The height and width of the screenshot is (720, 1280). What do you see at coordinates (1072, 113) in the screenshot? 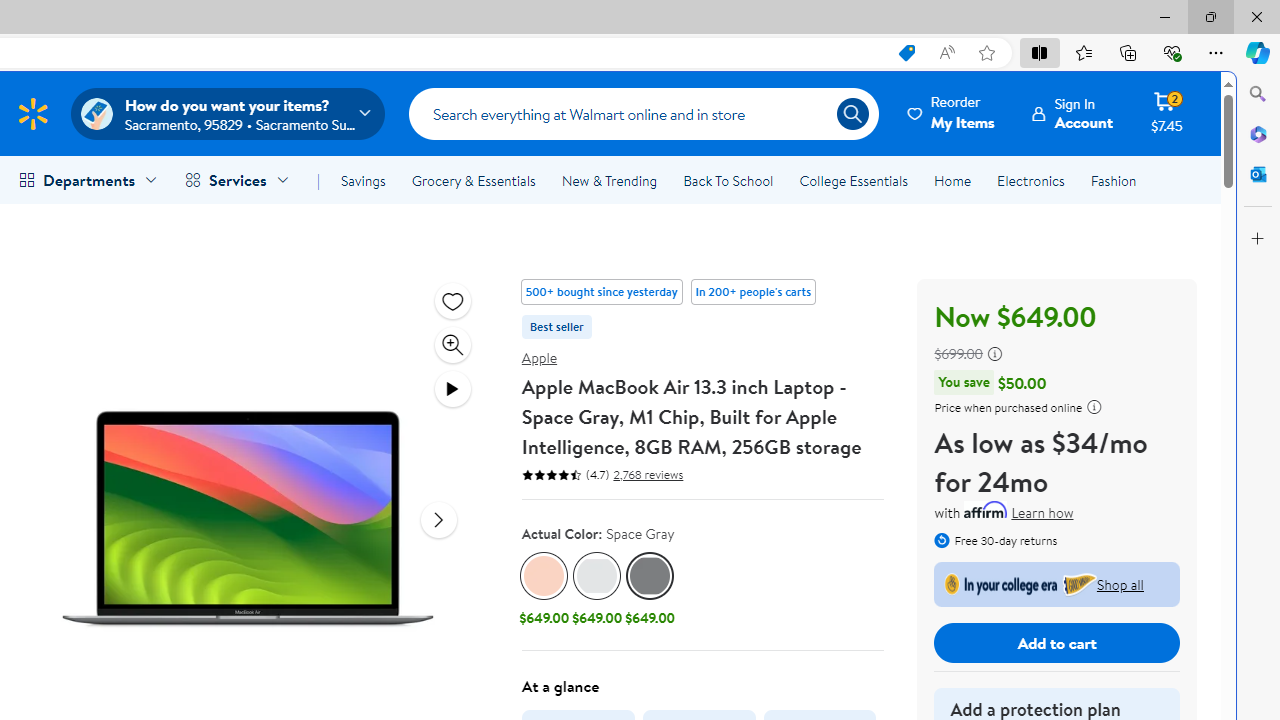
I see `'Sign In Account'` at bounding box center [1072, 113].